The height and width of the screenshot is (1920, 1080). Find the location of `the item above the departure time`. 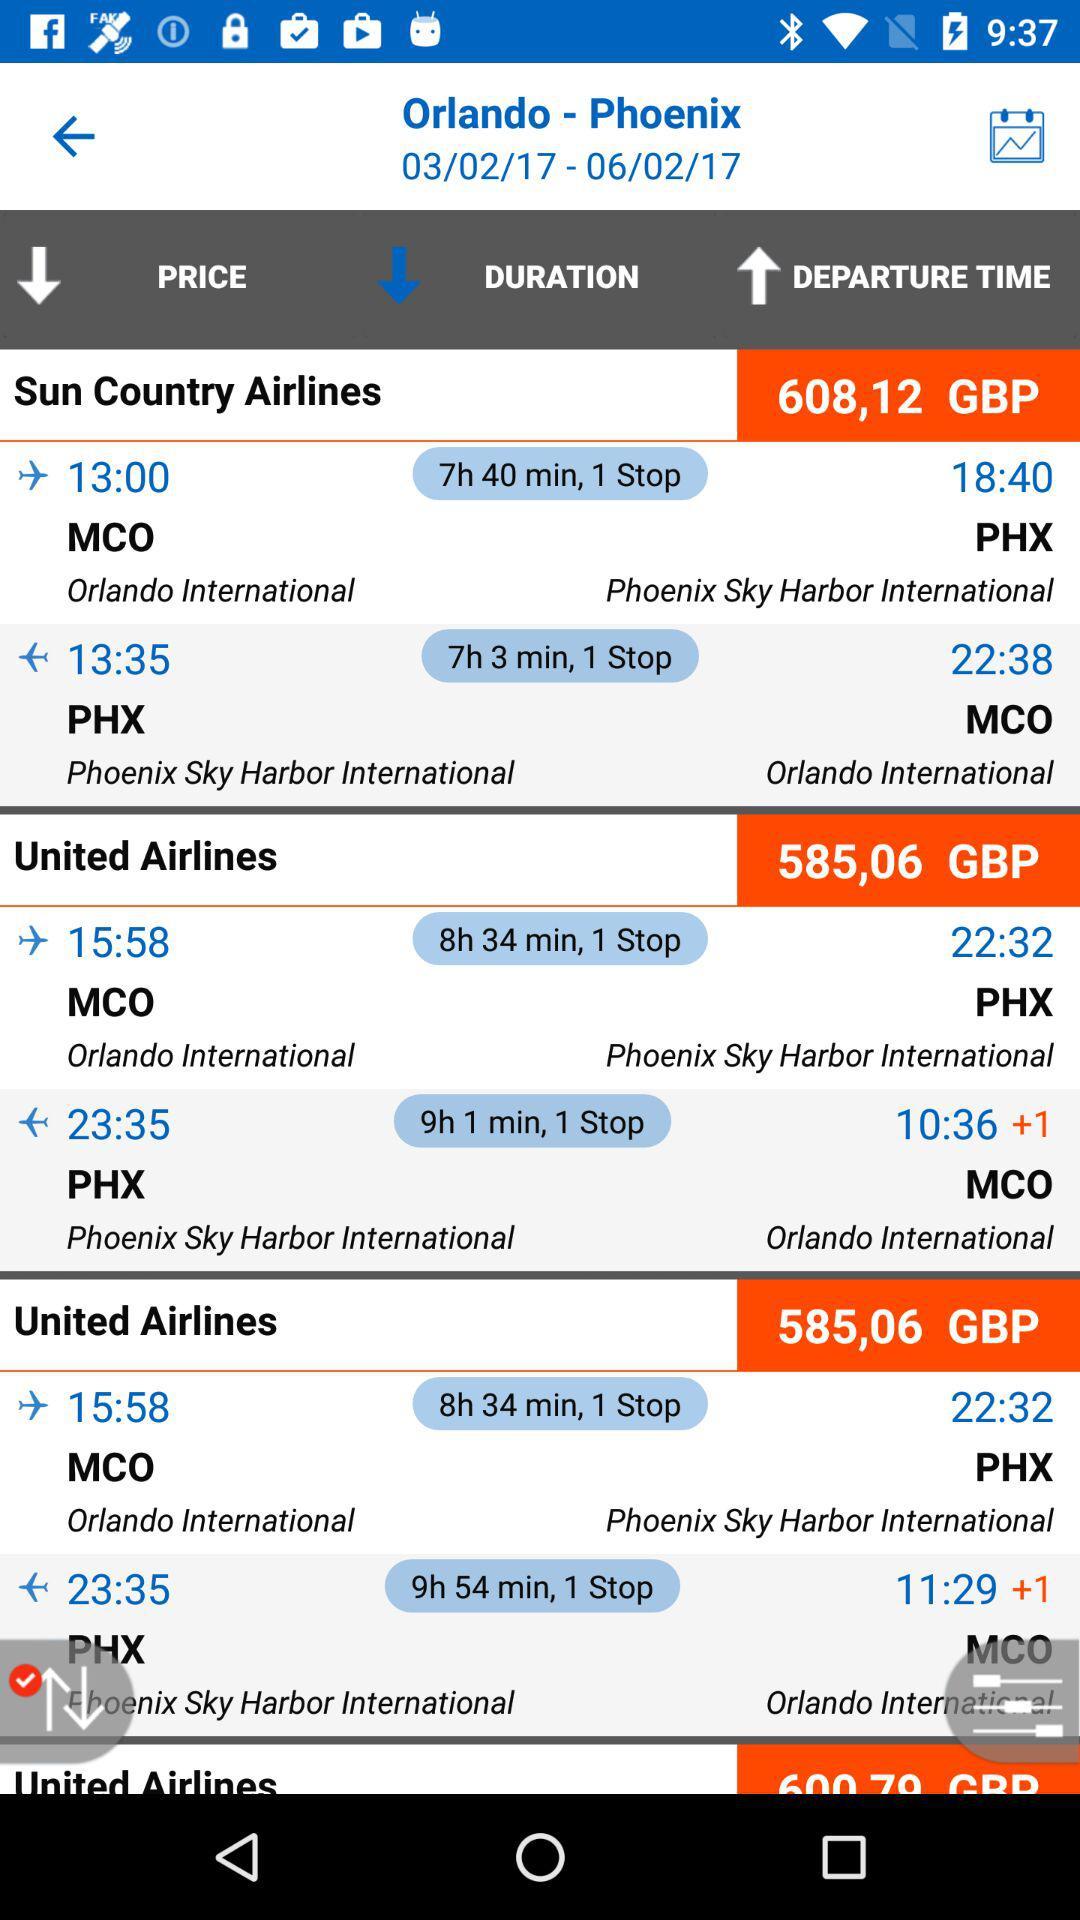

the item above the departure time is located at coordinates (1017, 135).